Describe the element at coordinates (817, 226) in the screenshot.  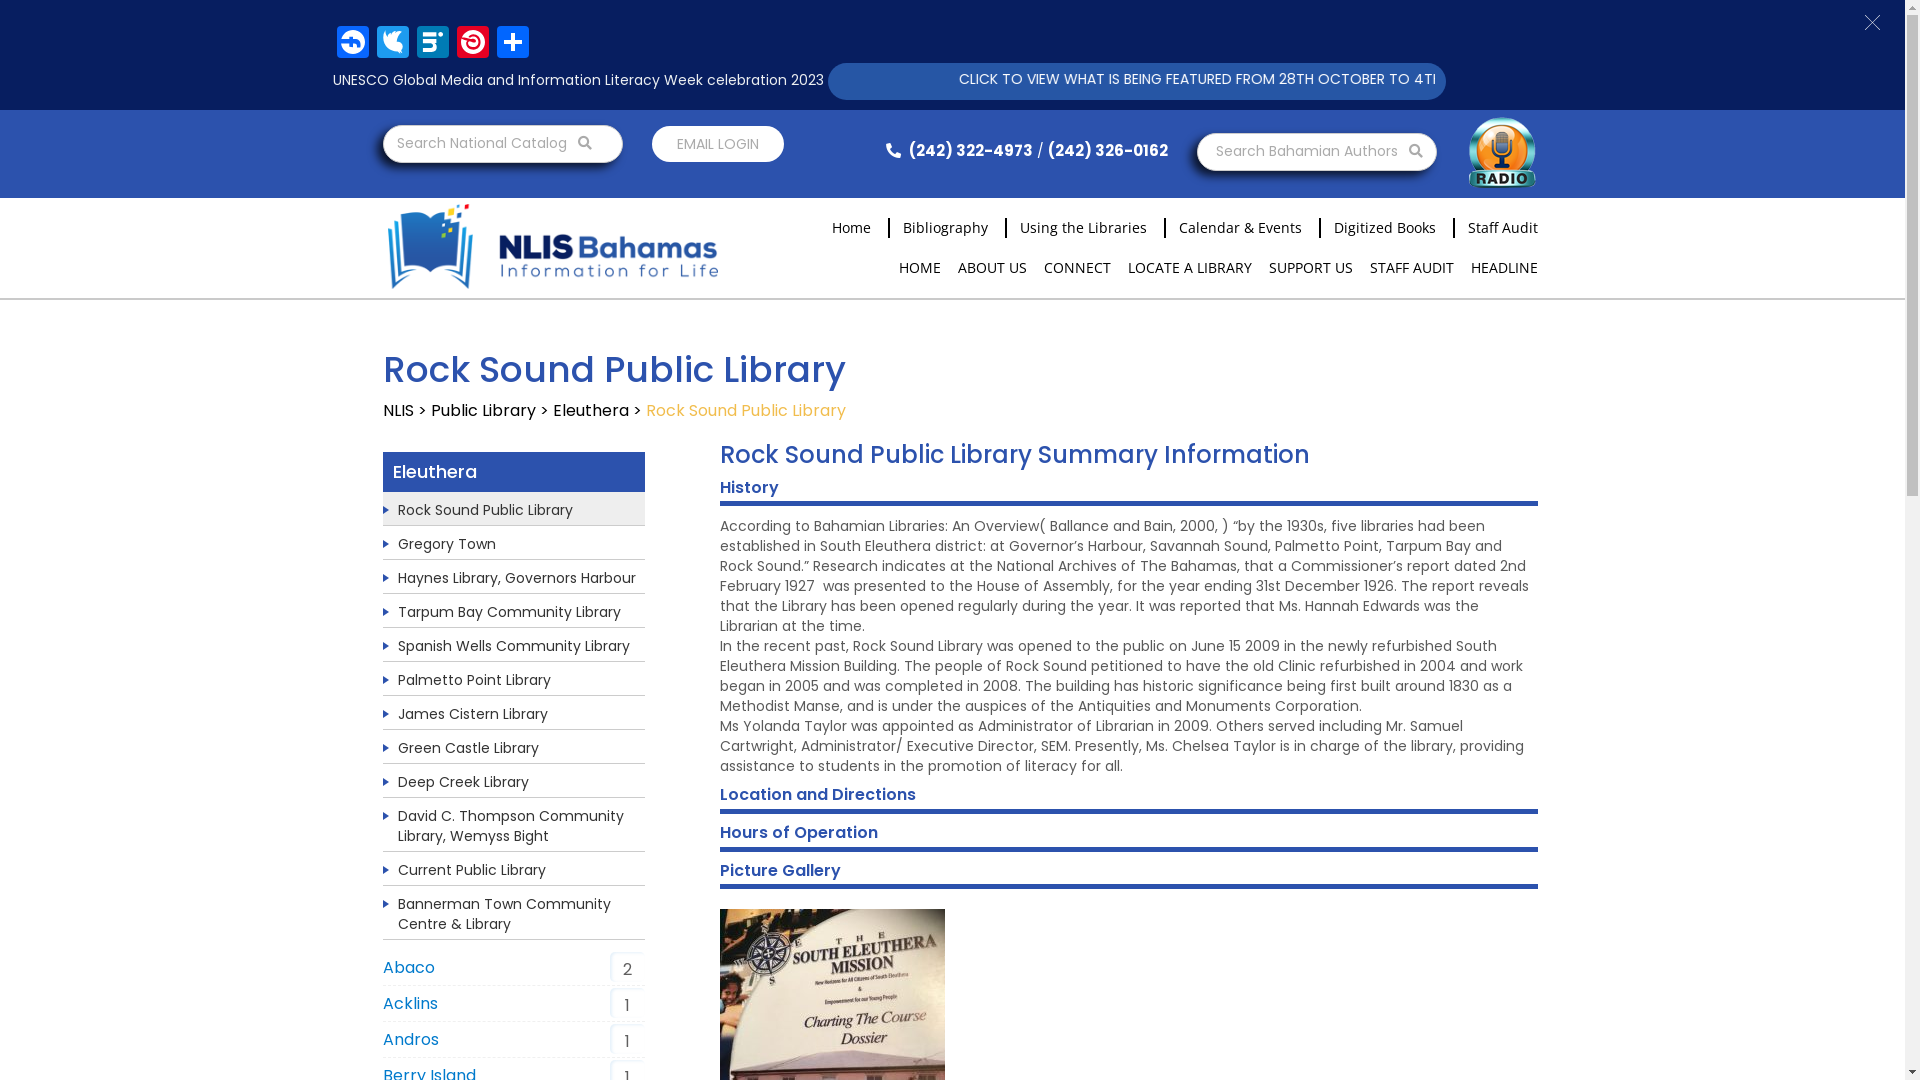
I see `'Home'` at that location.